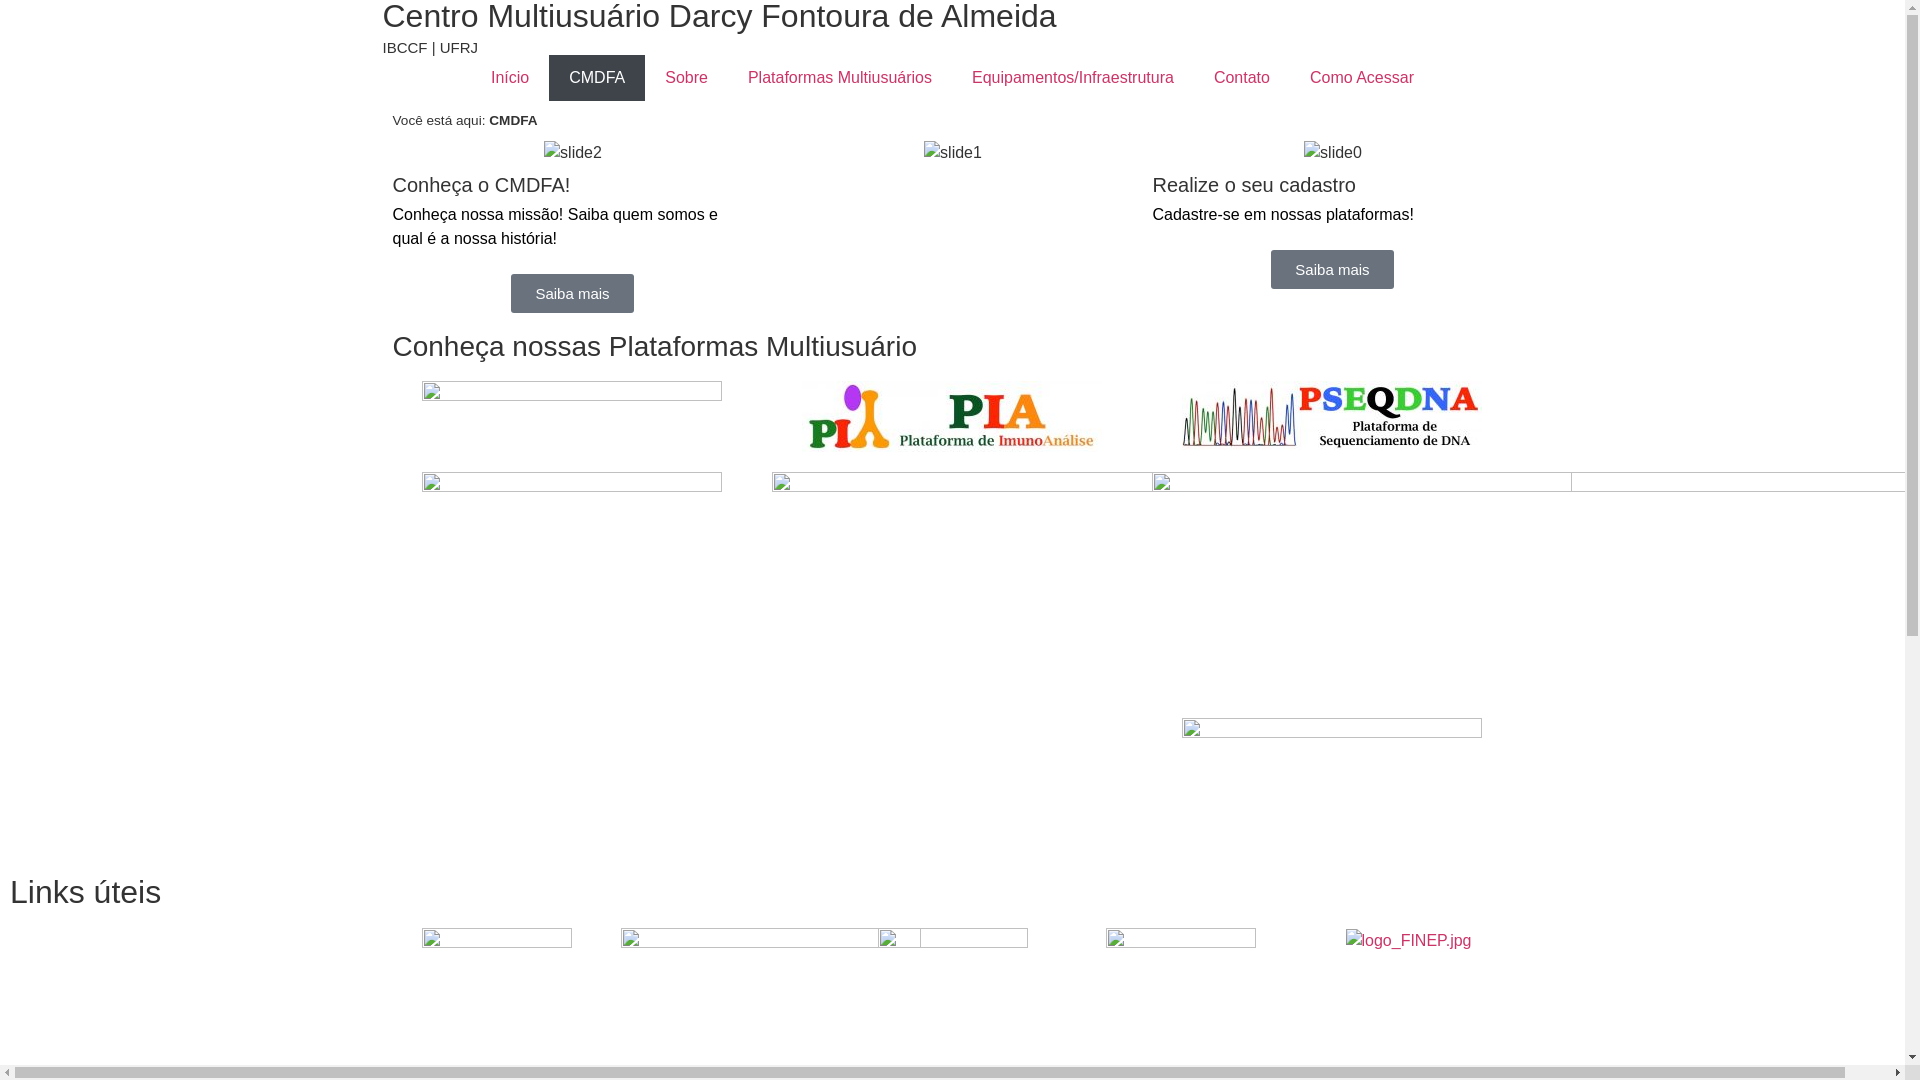  What do you see at coordinates (950, 76) in the screenshot?
I see `'Equipamentos/Infraestrutura'` at bounding box center [950, 76].